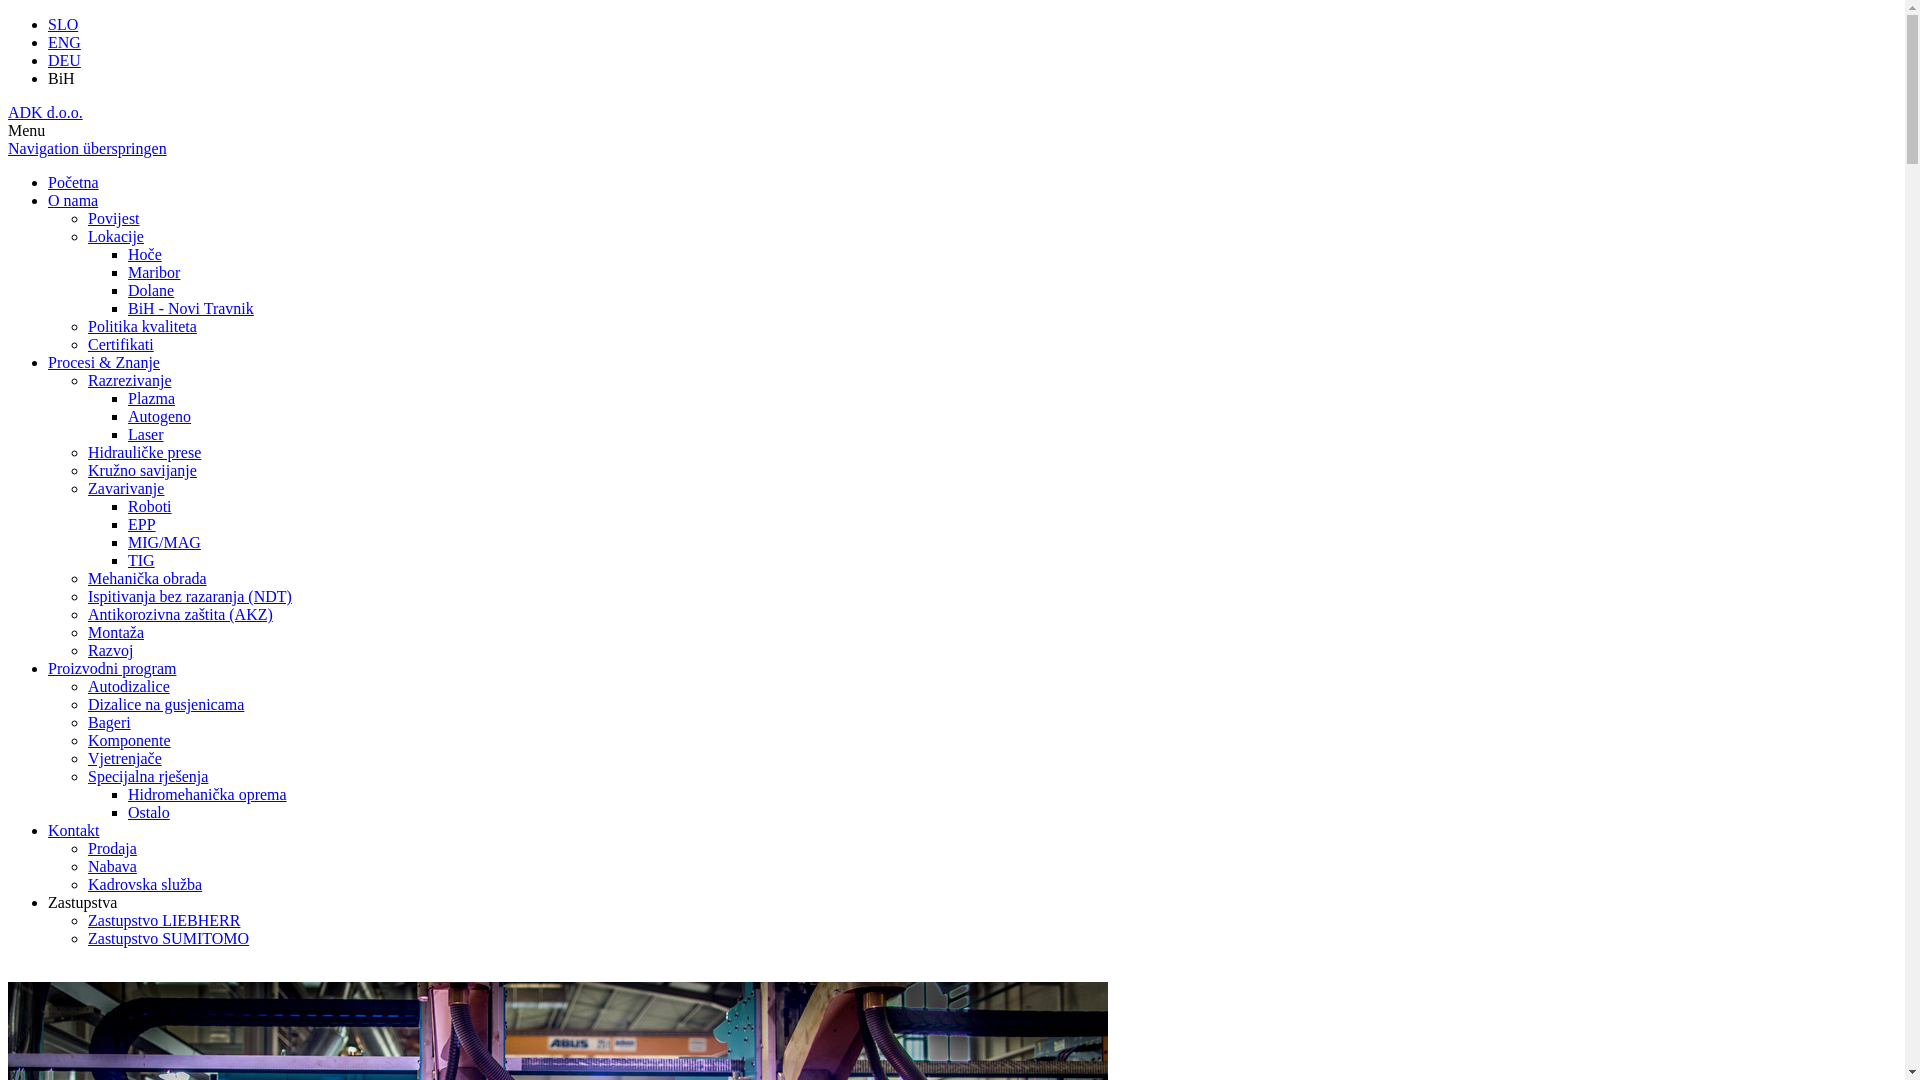 The height and width of the screenshot is (1080, 1920). I want to click on 'Zastupstvo SUMITOMO', so click(168, 938).